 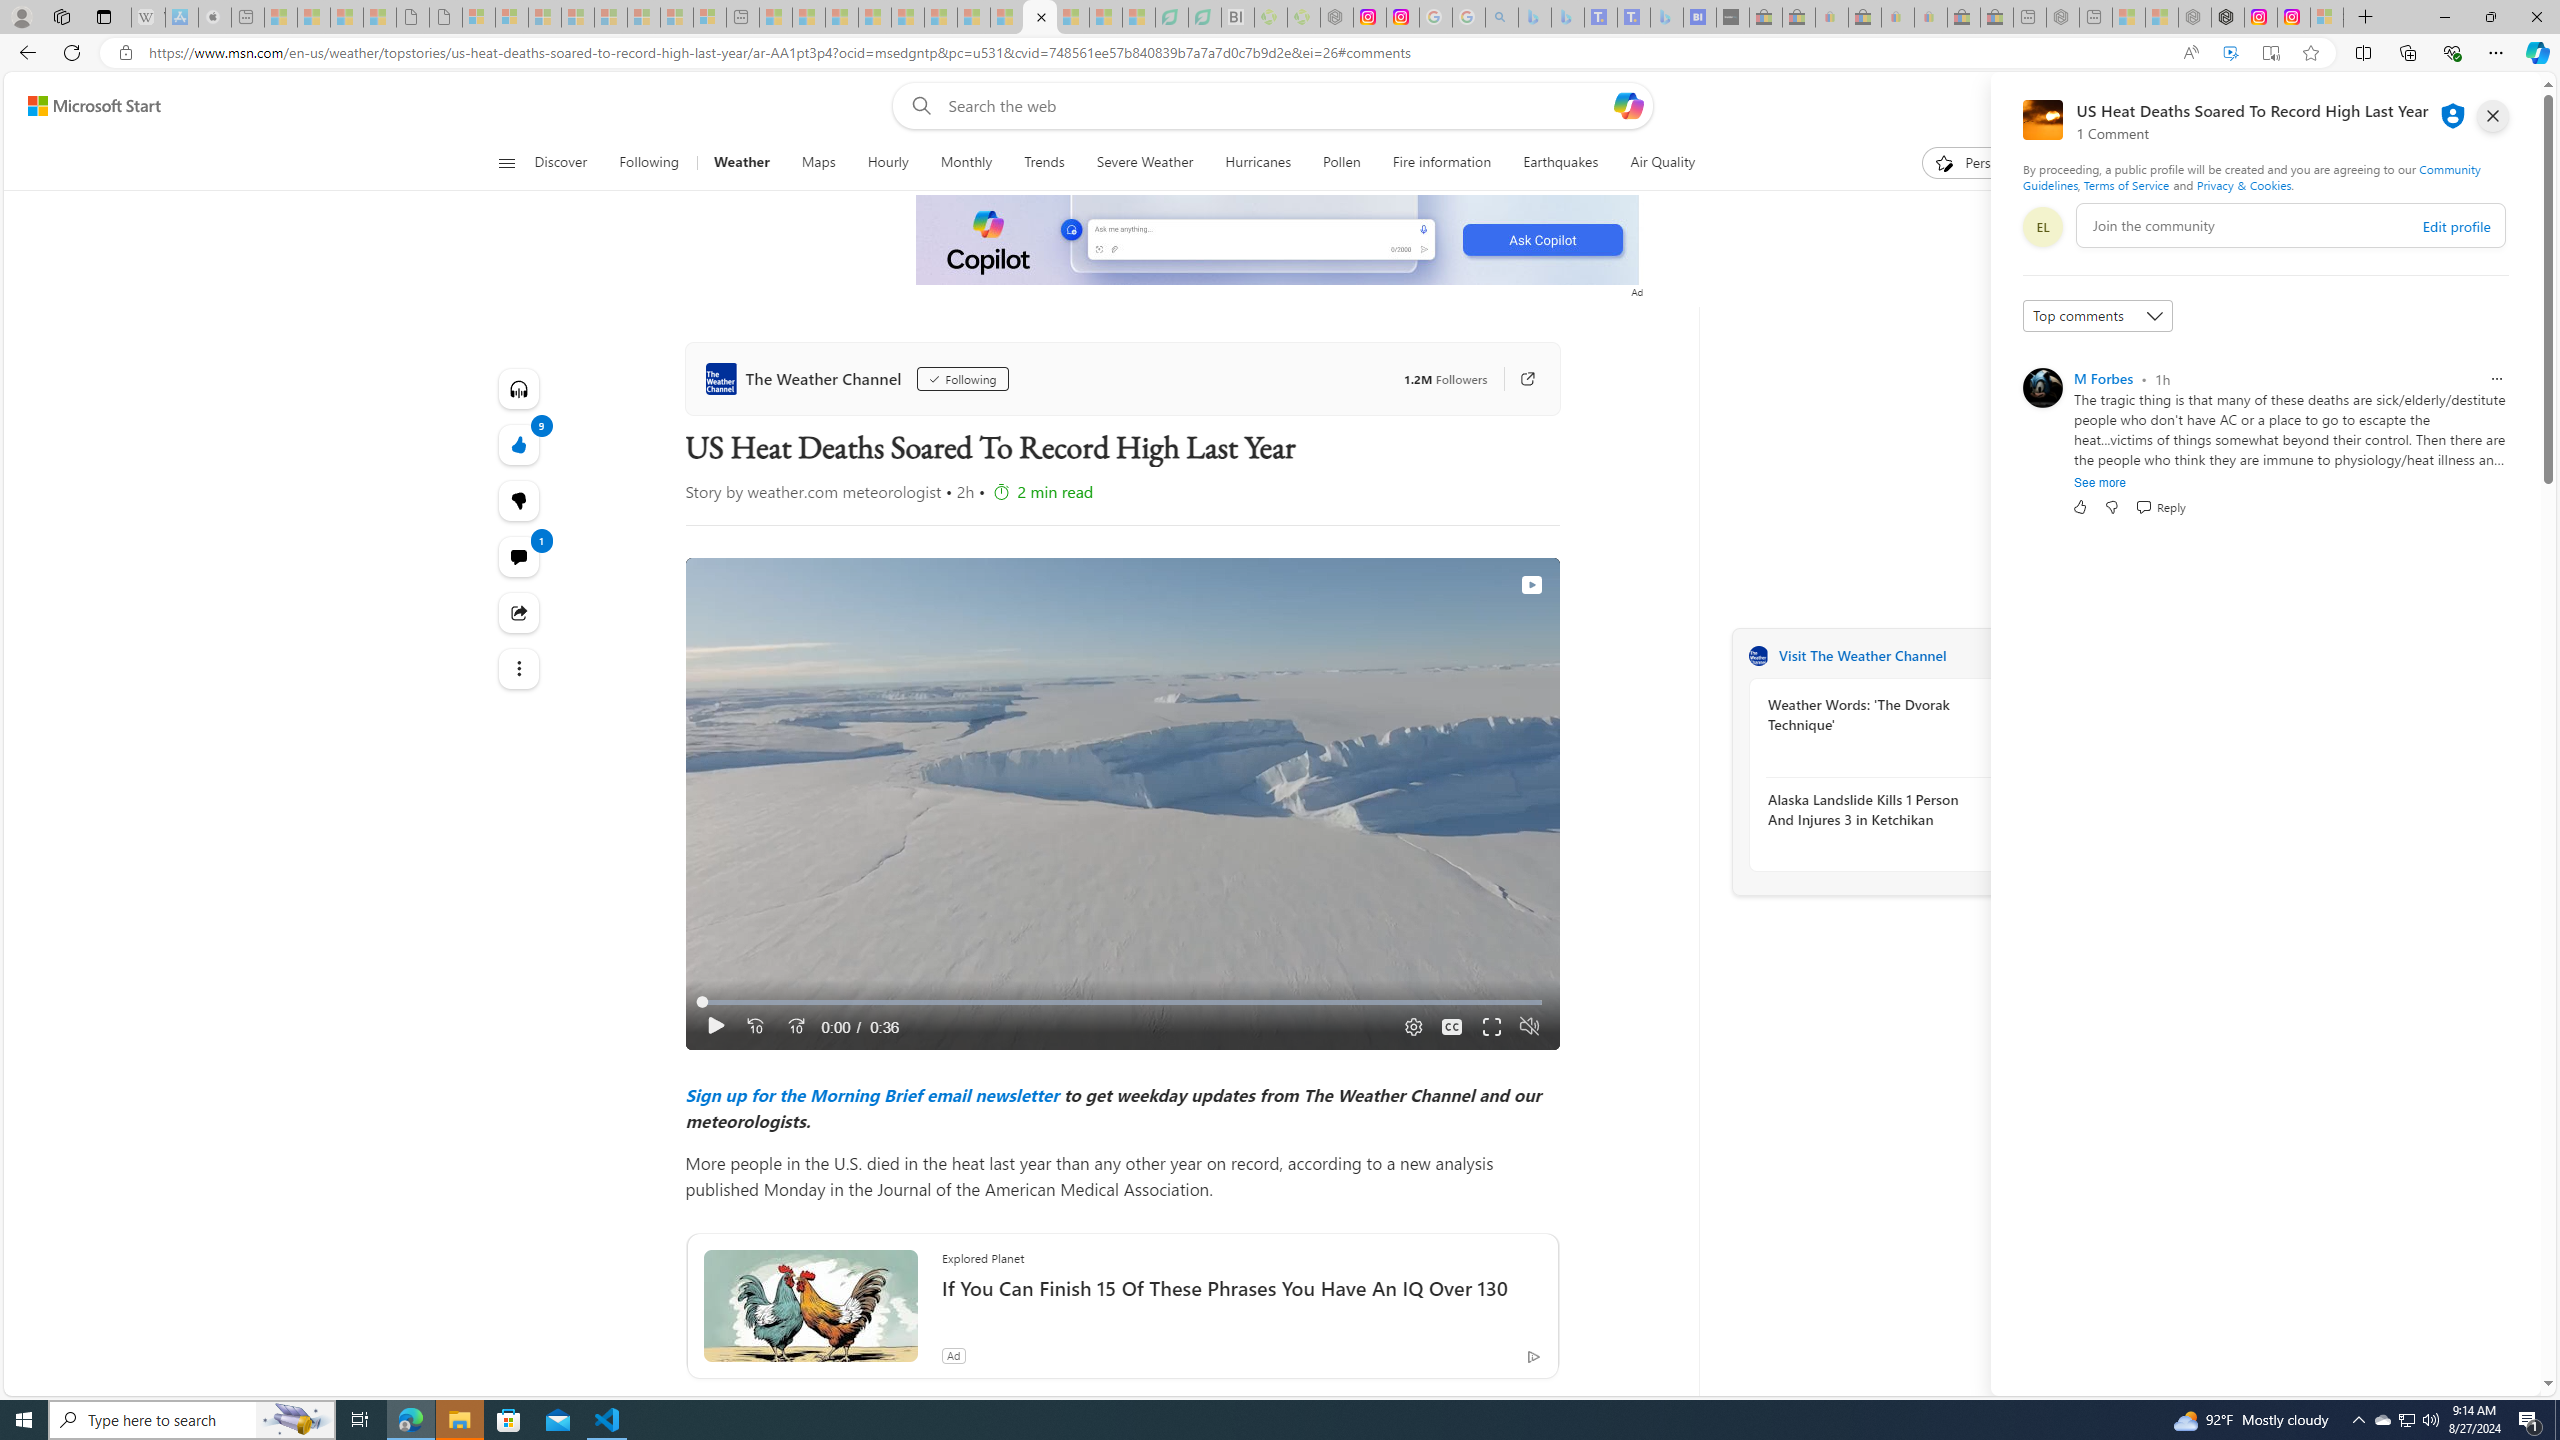 What do you see at coordinates (215, 16) in the screenshot?
I see `'Buy iPad - Apple - Sleeping'` at bounding box center [215, 16].